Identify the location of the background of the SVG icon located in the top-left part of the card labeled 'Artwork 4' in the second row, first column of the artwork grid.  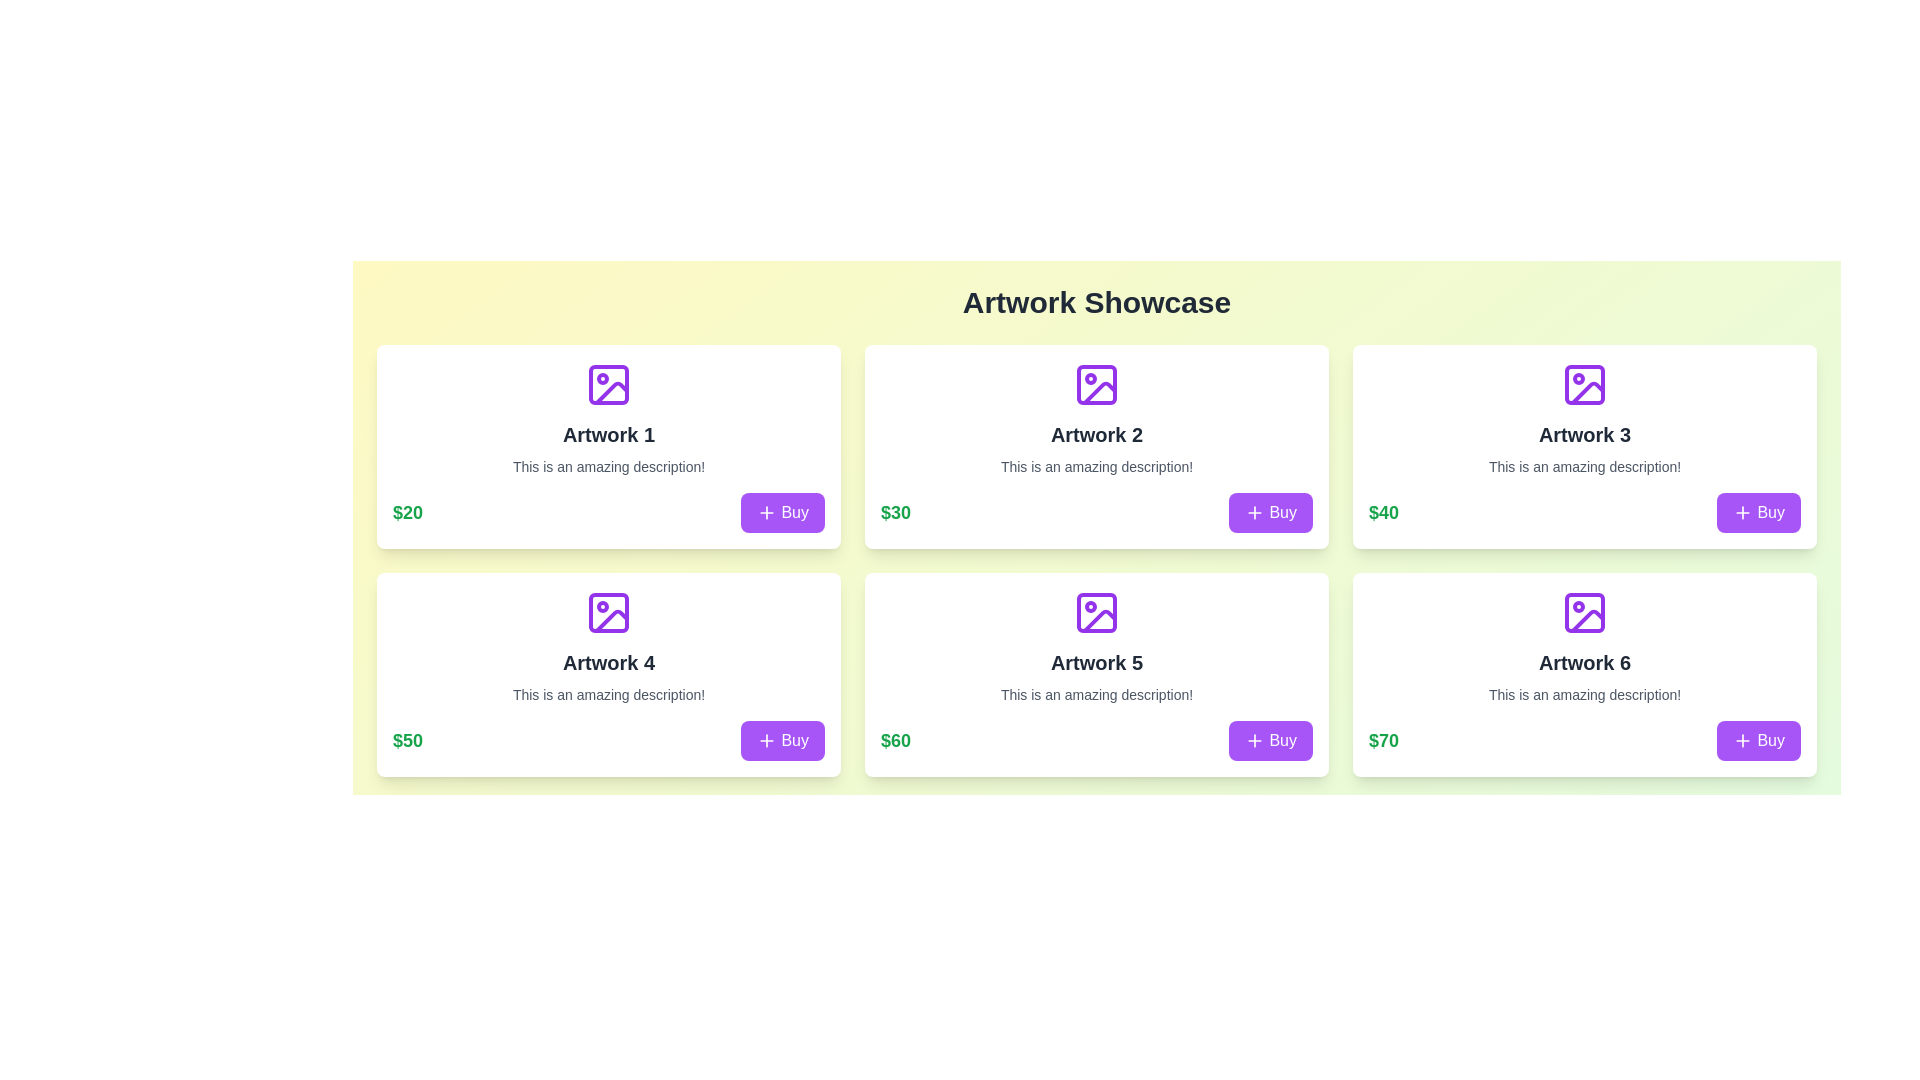
(608, 612).